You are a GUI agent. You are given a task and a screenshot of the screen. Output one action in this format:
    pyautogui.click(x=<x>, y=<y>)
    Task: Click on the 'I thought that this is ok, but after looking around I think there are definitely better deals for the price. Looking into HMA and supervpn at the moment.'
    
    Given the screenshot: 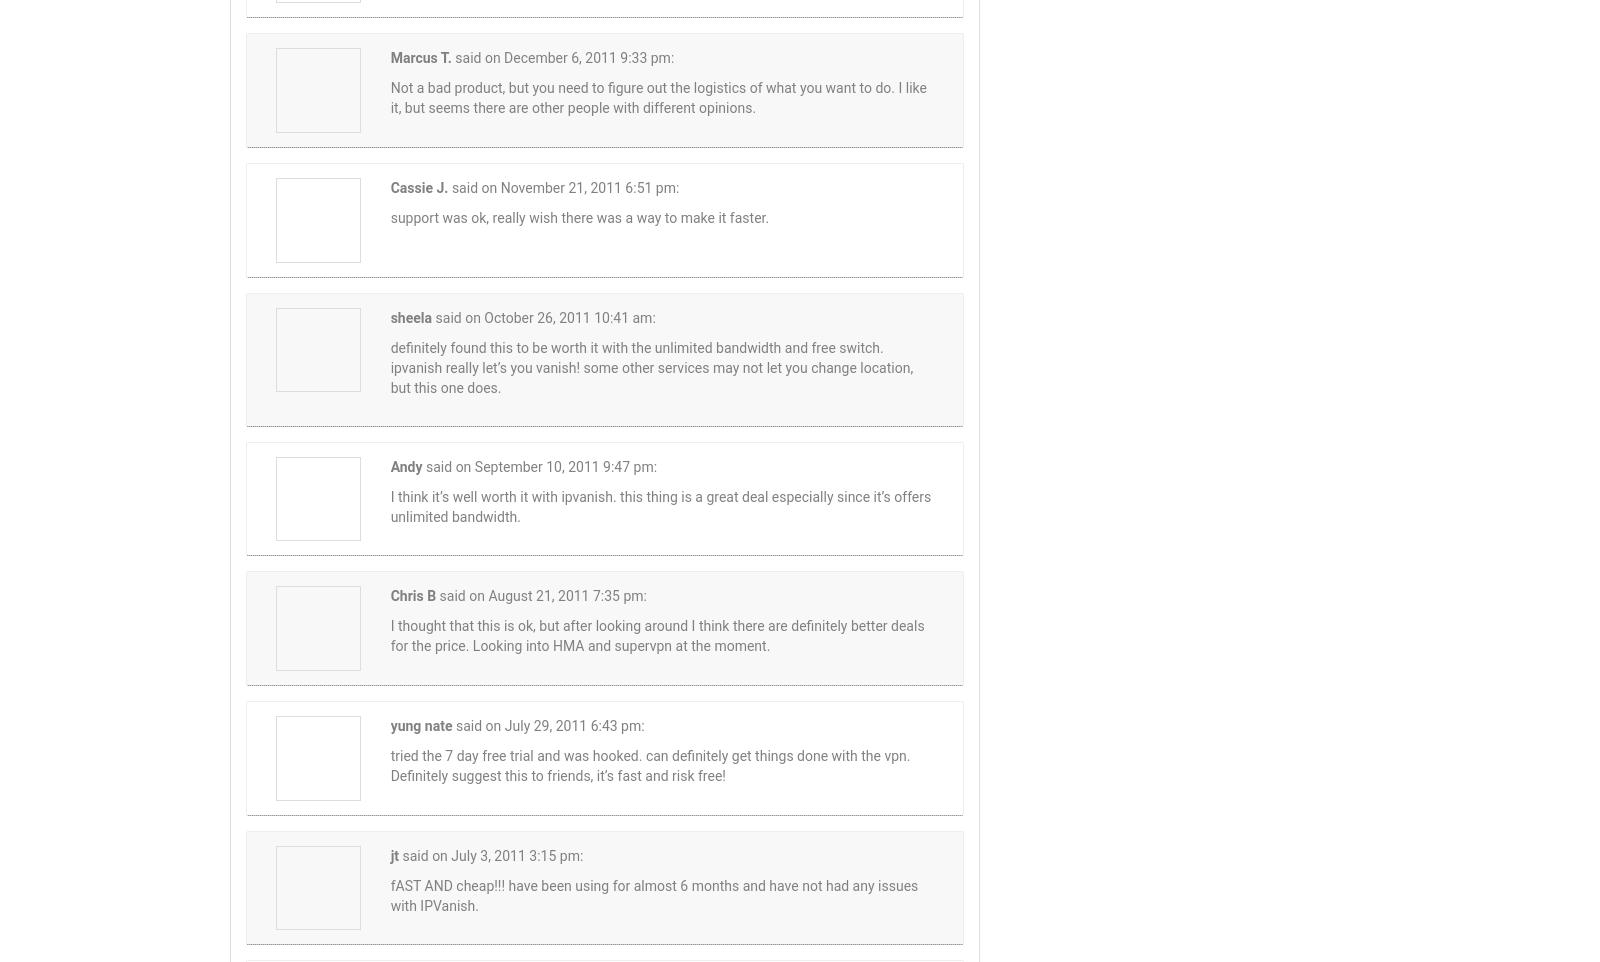 What is the action you would take?
    pyautogui.click(x=656, y=635)
    